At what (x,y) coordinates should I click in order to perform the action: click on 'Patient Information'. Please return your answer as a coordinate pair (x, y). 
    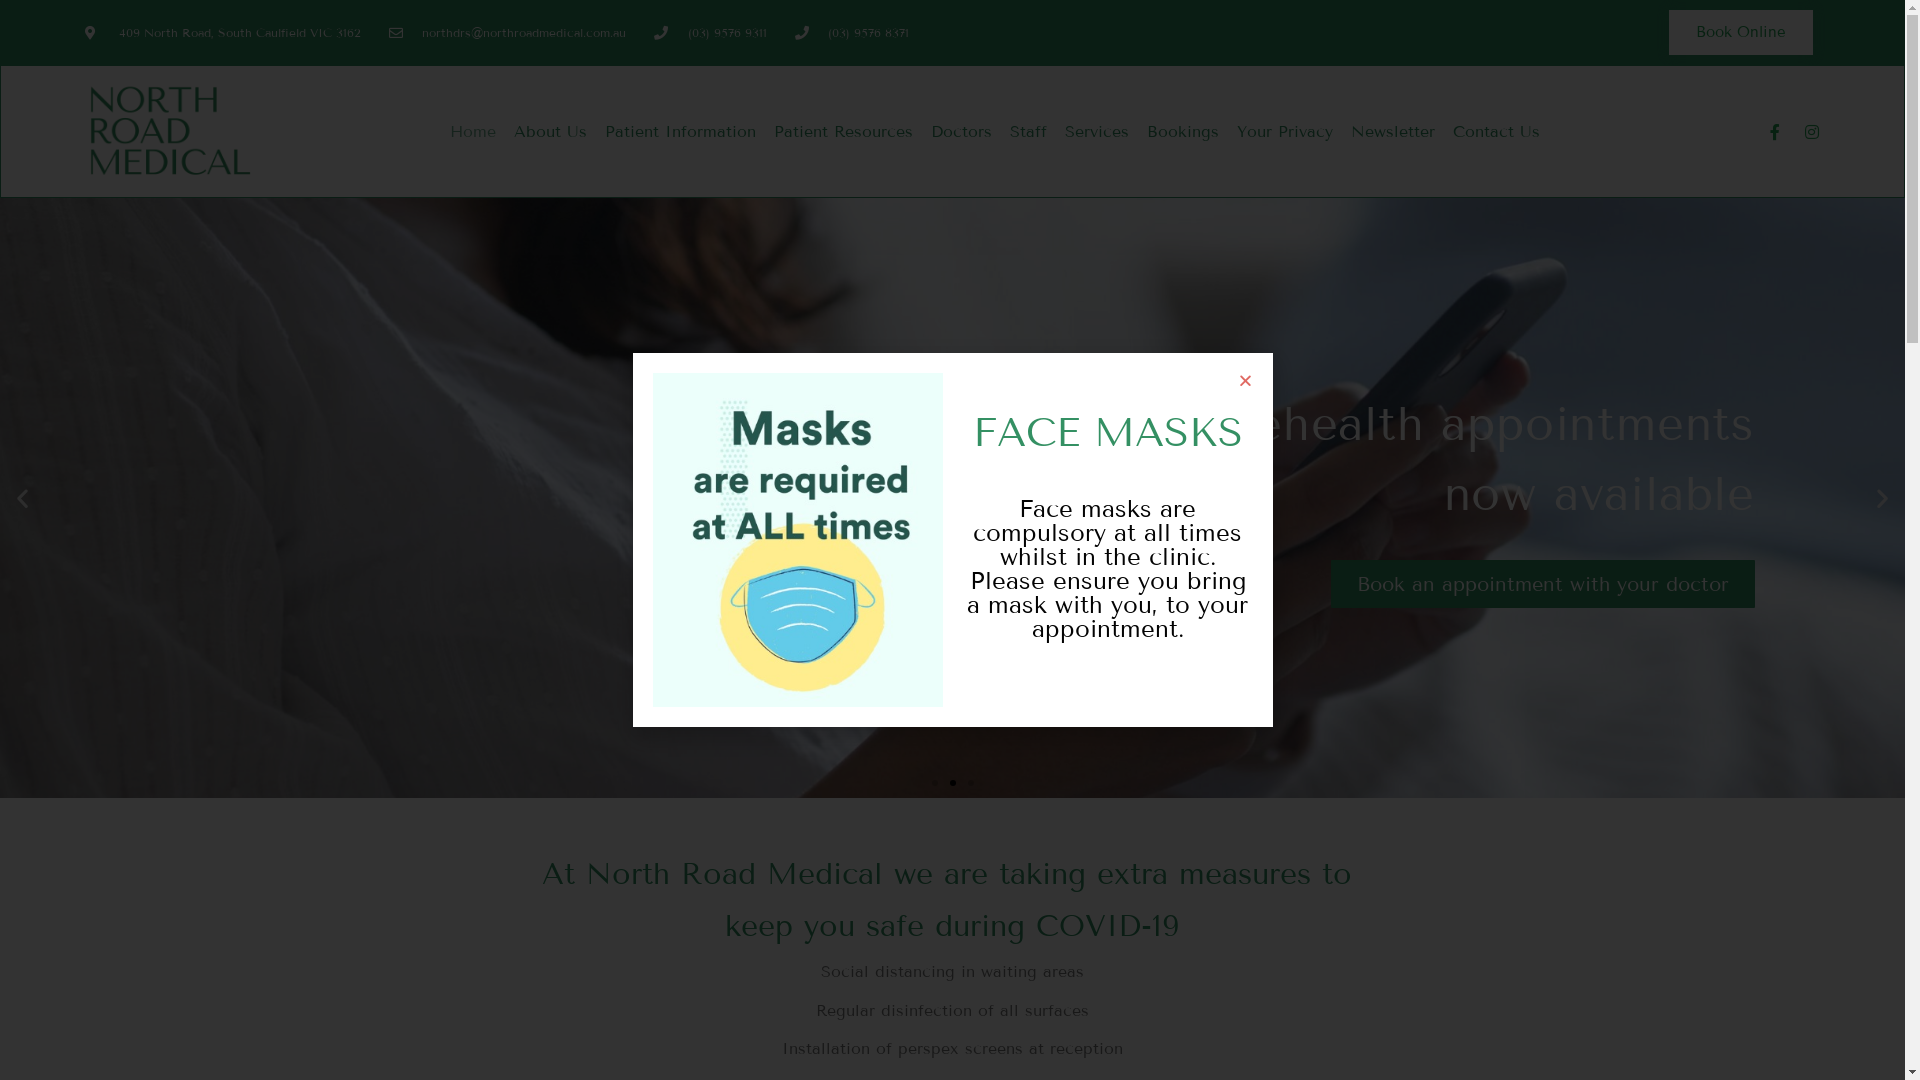
    Looking at the image, I should click on (594, 131).